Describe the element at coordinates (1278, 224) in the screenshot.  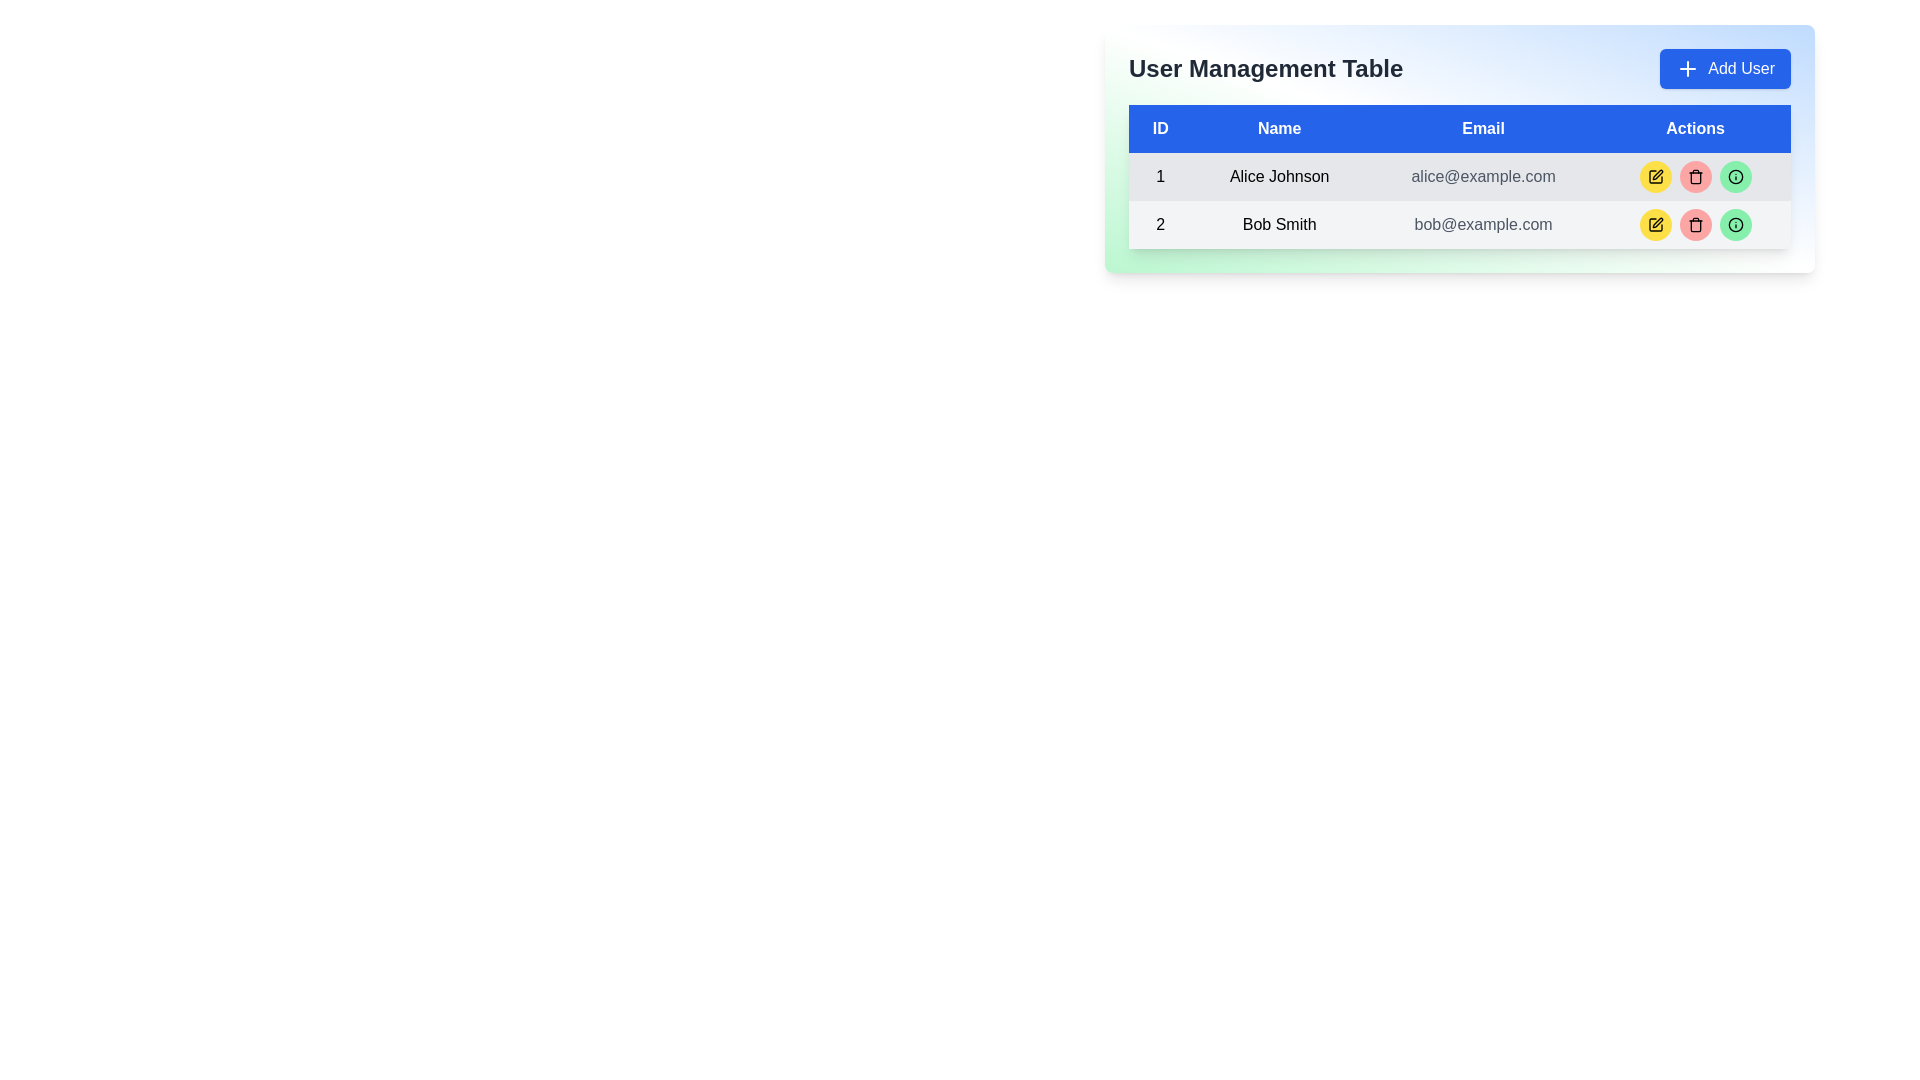
I see `the Table Cell Content displaying the name of the user with ID 2 in the 'User Management Table', located in the 'Name' column` at that location.